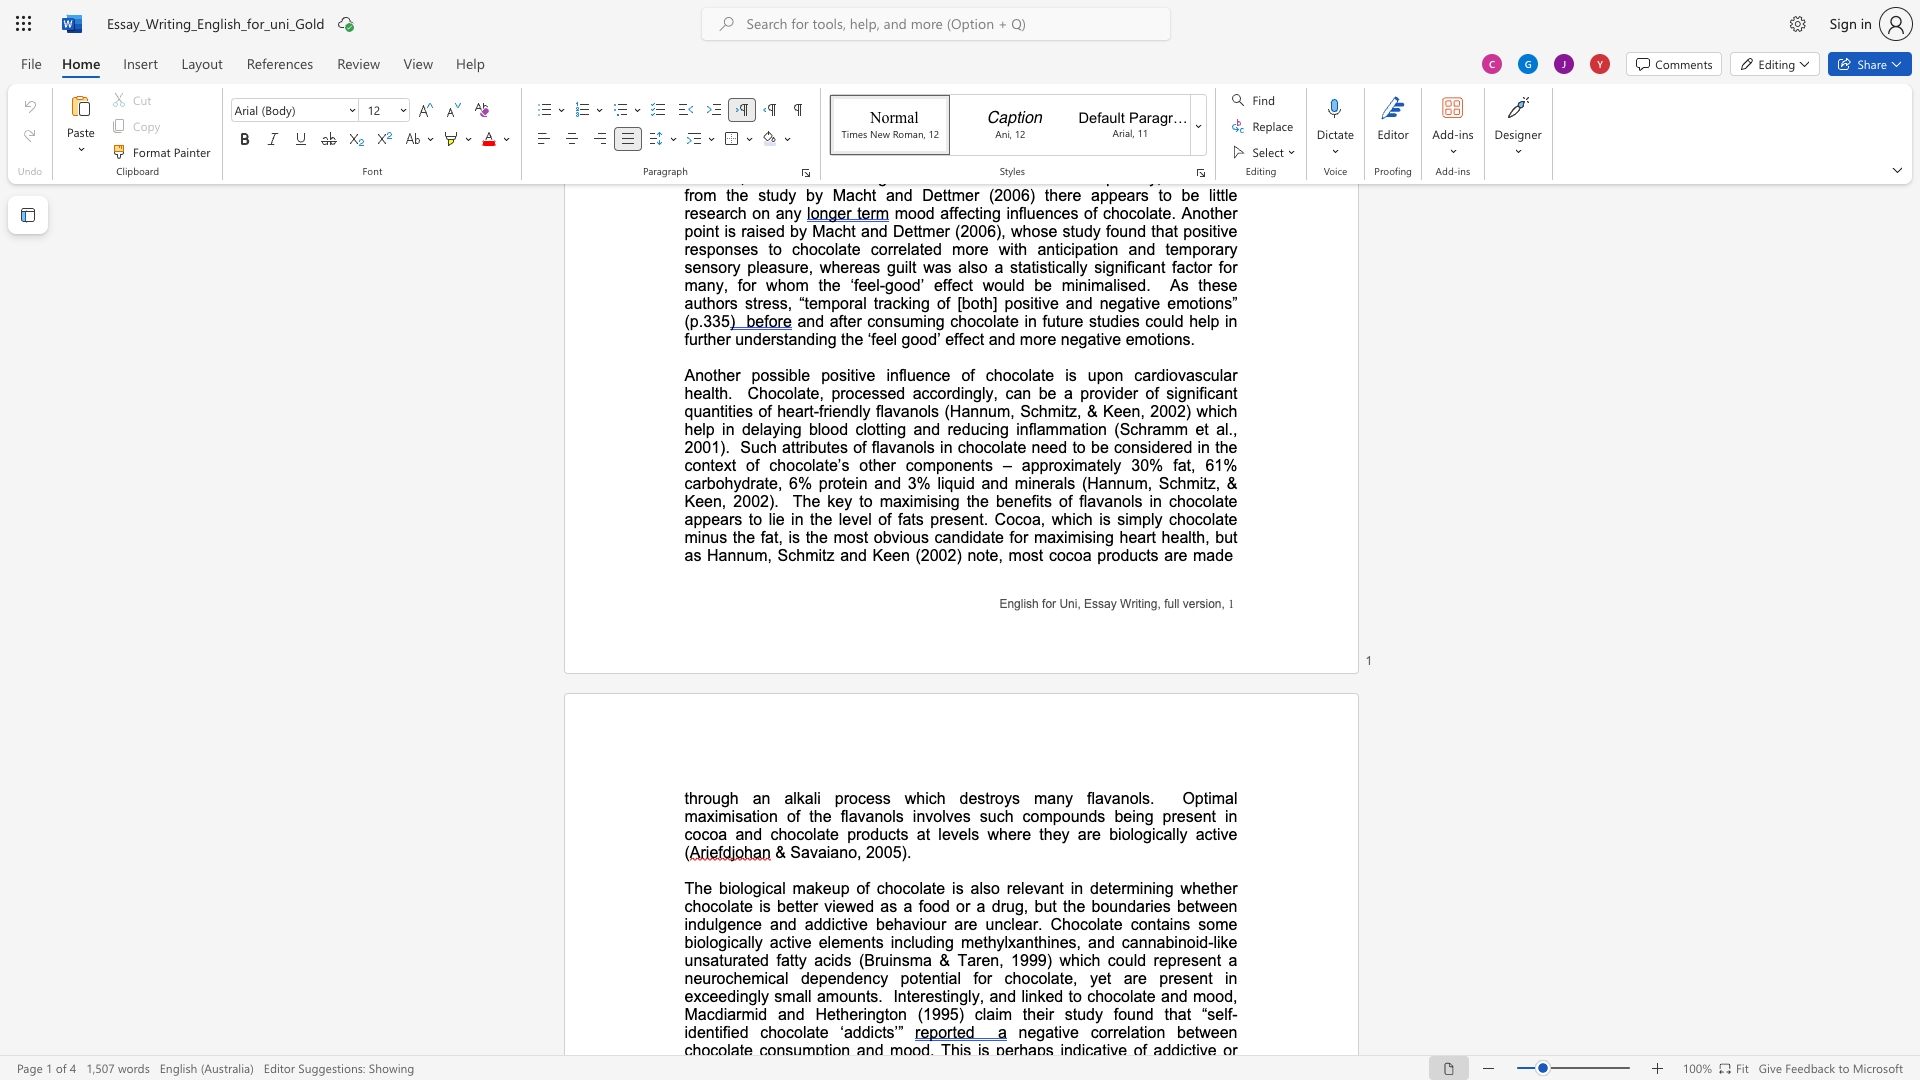 This screenshot has width=1920, height=1080. Describe the element at coordinates (1135, 959) in the screenshot. I see `the 8th character "l" in the text` at that location.